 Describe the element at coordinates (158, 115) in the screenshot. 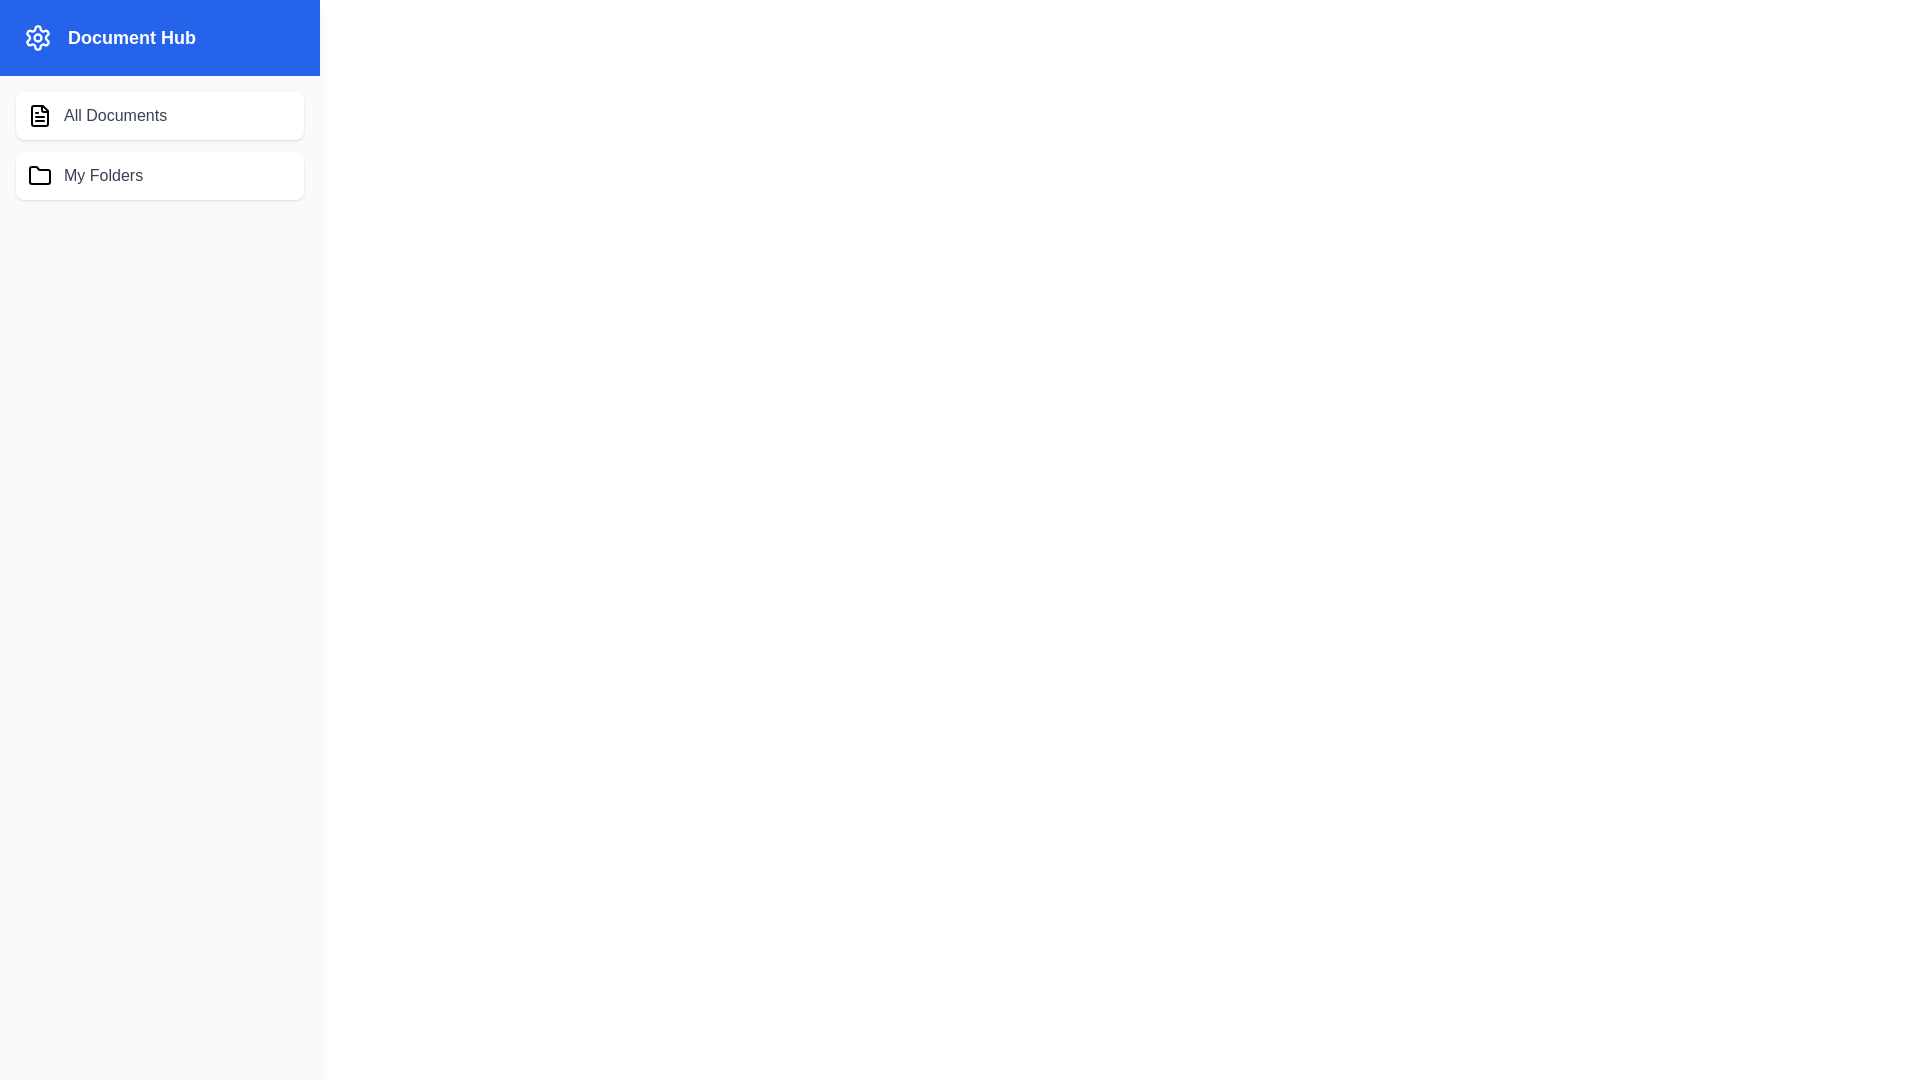

I see `the 'All Documents' option` at that location.